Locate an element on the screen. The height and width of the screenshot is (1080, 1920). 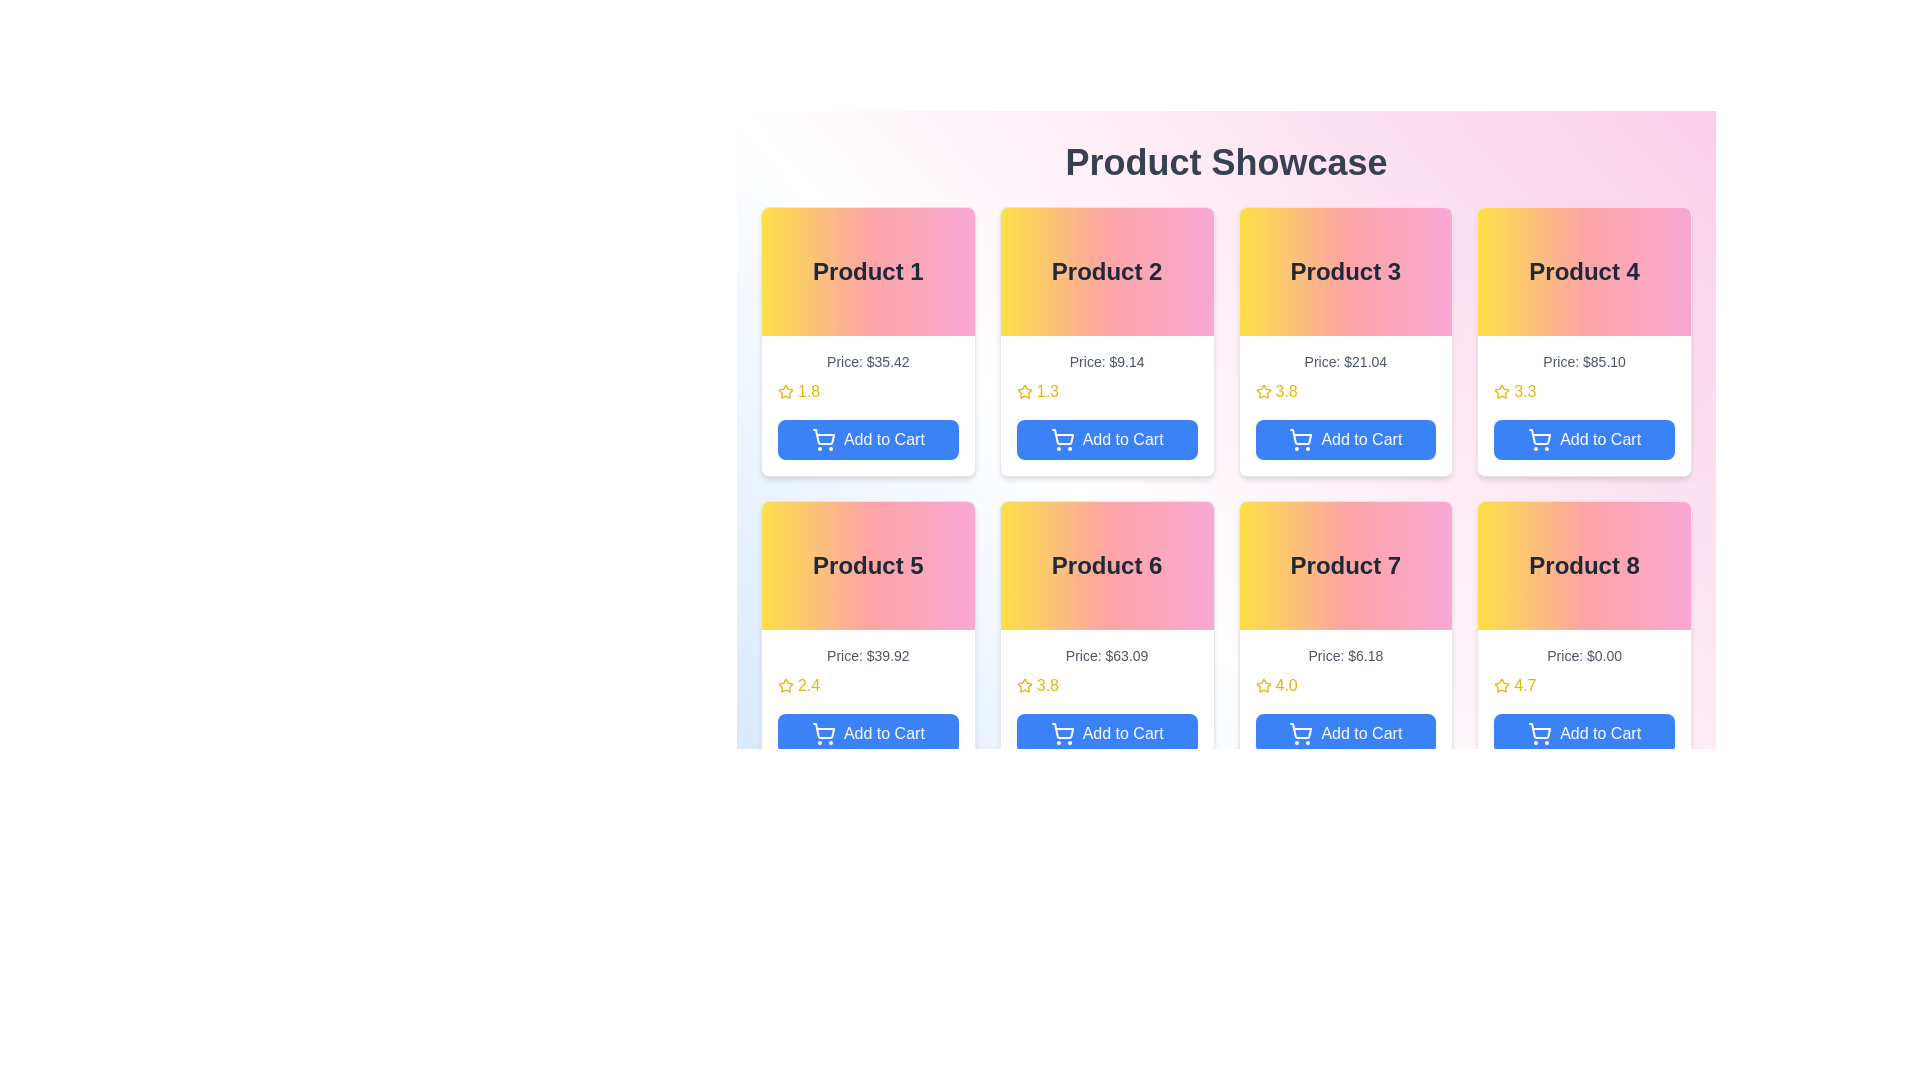
the 'Add to Cart' button which contains the Shopping Cart icon is located at coordinates (823, 438).